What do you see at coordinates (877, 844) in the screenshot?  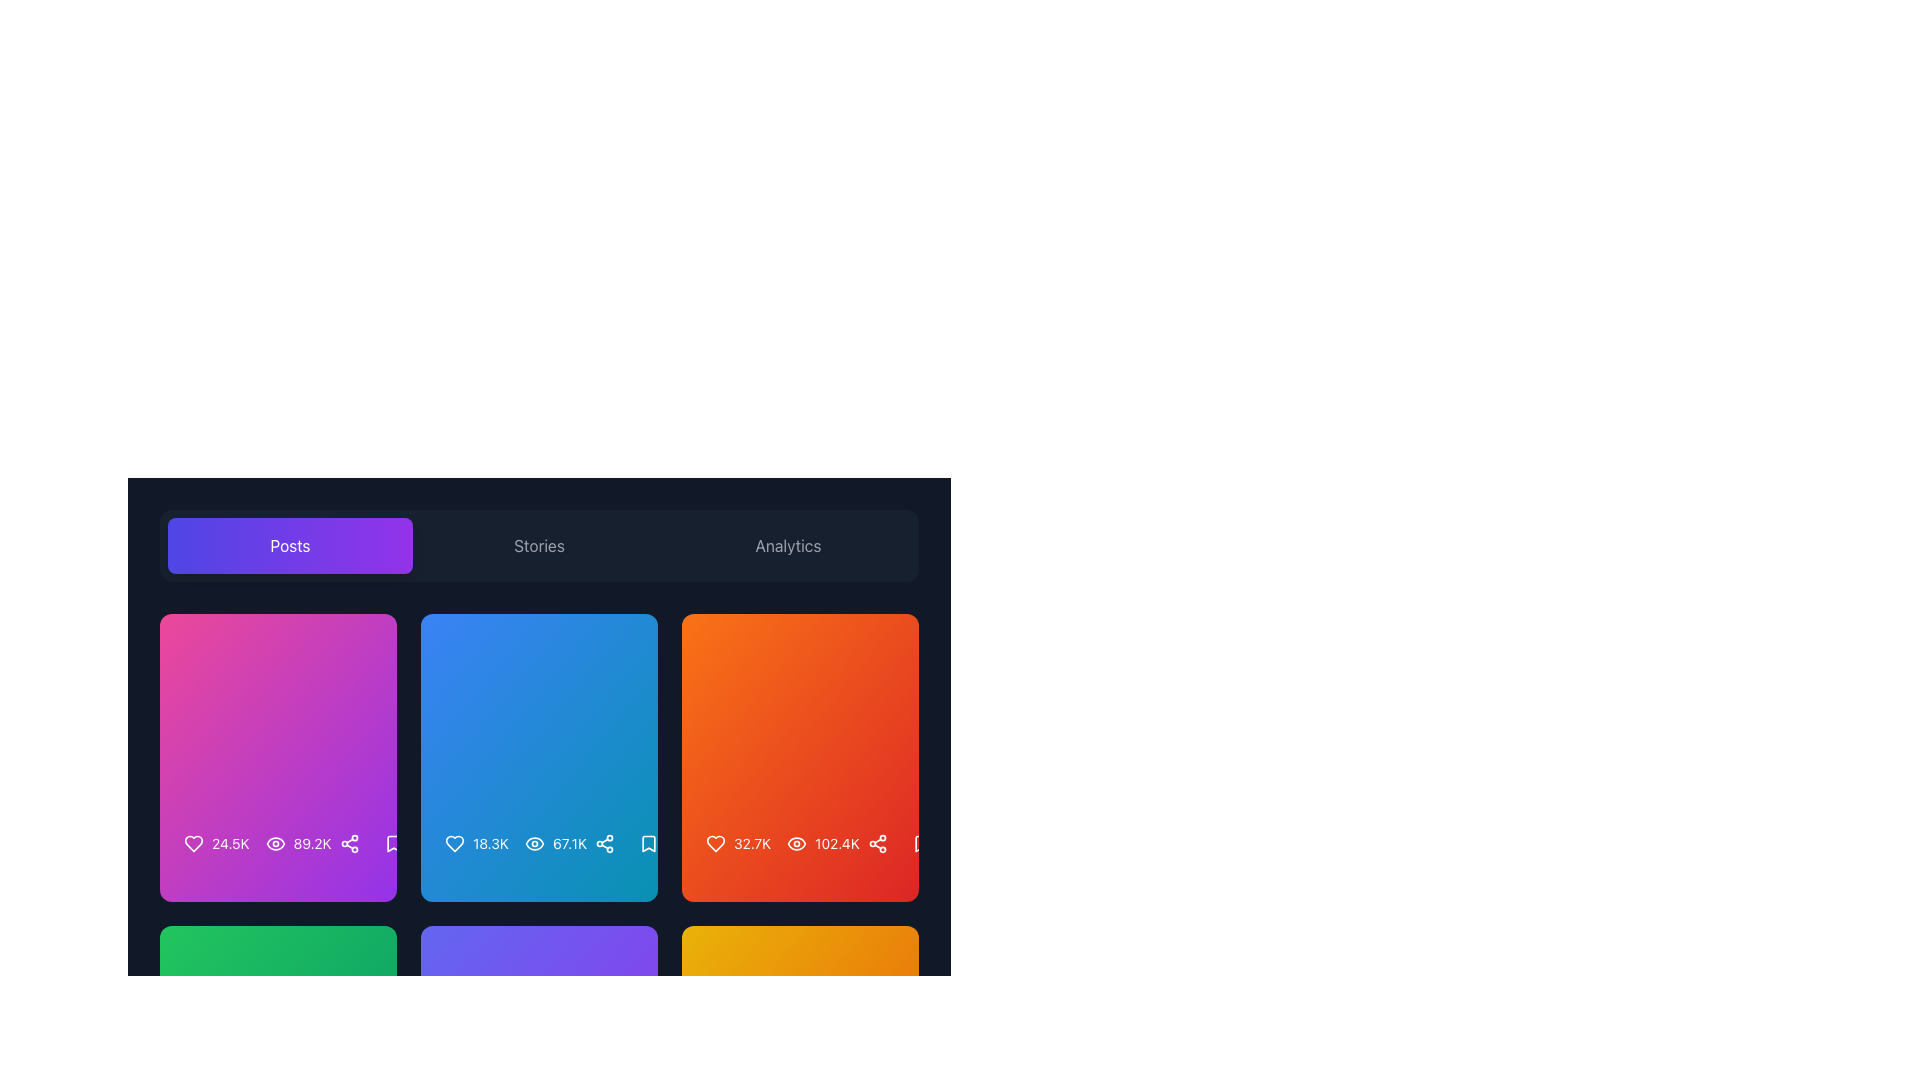 I see `the leftmost circular button with a share icon, which is styled with a hover effect that changes its background to semi-transparent white, located at the bottom-right corner of an orange gradient card` at bounding box center [877, 844].